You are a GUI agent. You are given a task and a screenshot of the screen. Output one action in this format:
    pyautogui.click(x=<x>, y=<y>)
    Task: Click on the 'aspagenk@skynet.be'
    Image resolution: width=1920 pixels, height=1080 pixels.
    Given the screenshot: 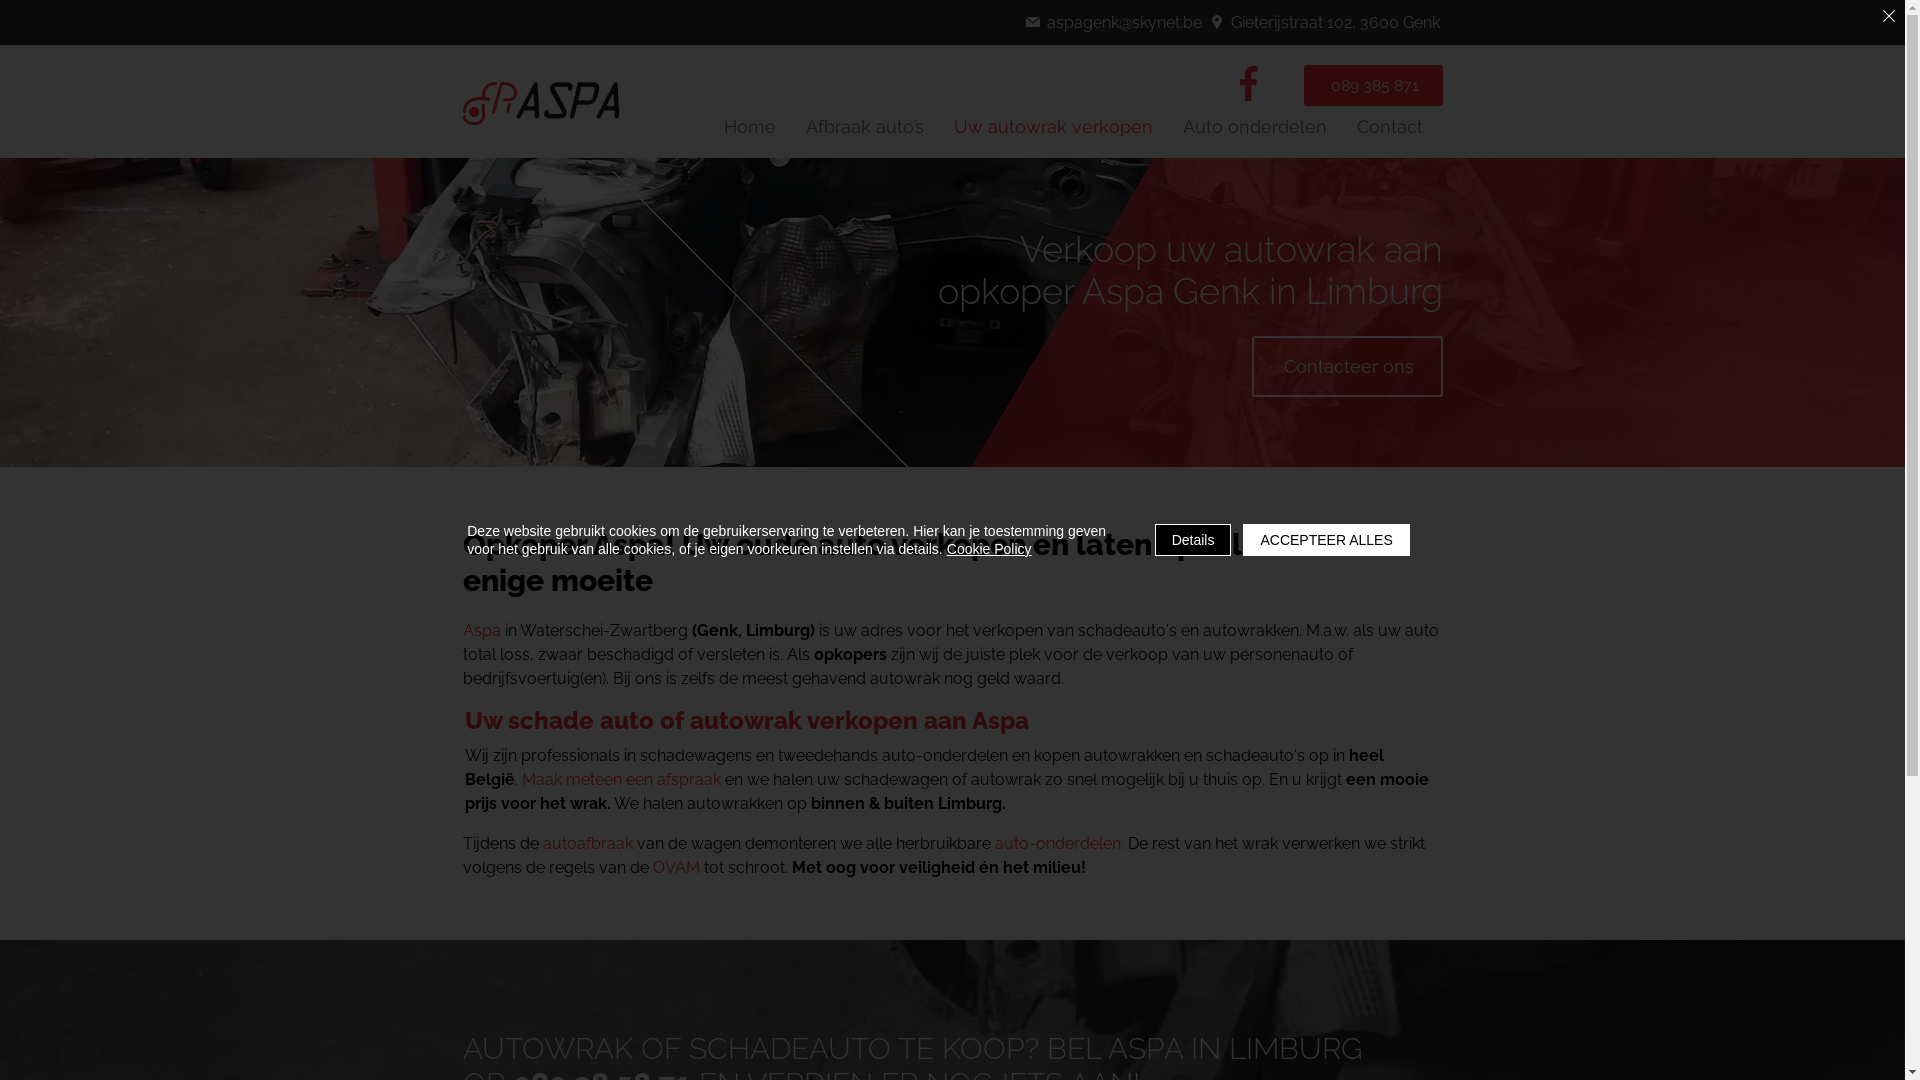 What is the action you would take?
    pyautogui.click(x=1114, y=22)
    